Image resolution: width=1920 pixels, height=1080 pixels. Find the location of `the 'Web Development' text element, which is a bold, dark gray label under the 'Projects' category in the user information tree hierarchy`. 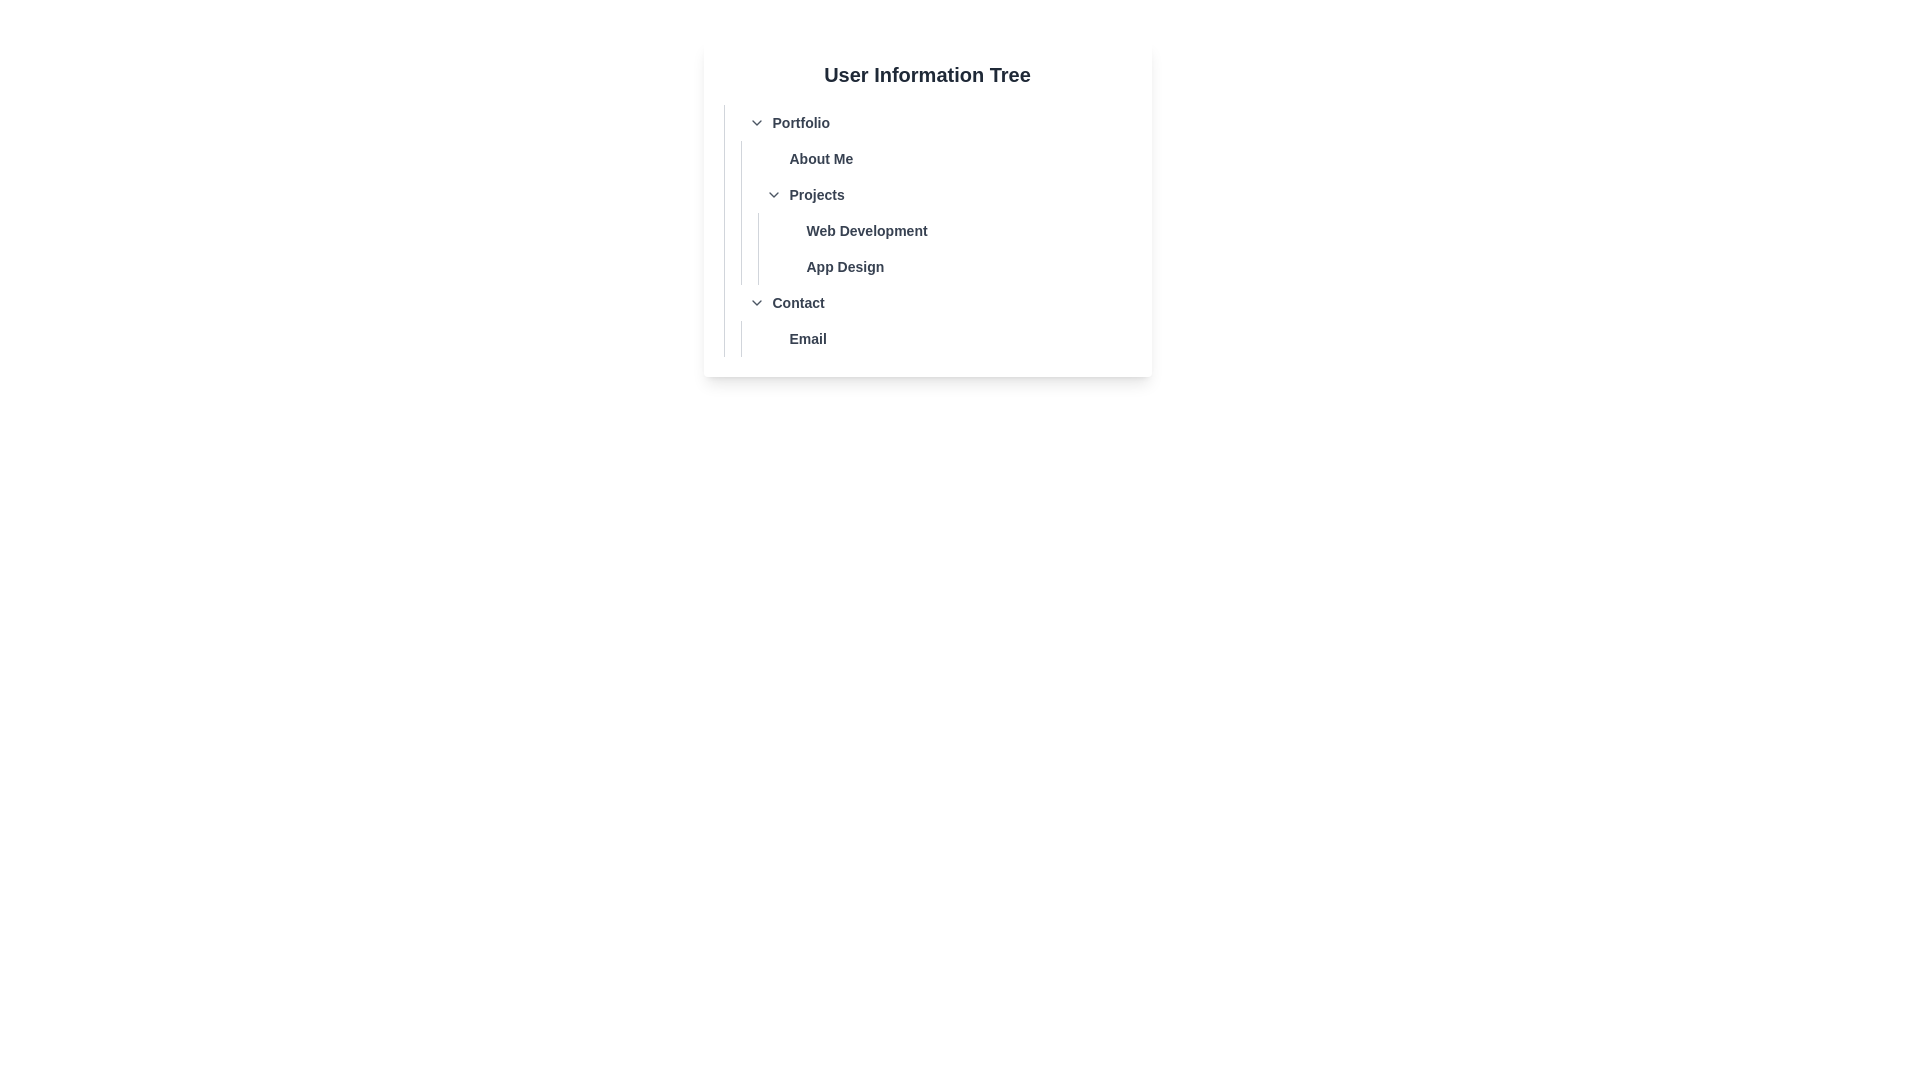

the 'Web Development' text element, which is a bold, dark gray label under the 'Projects' category in the user information tree hierarchy is located at coordinates (867, 230).